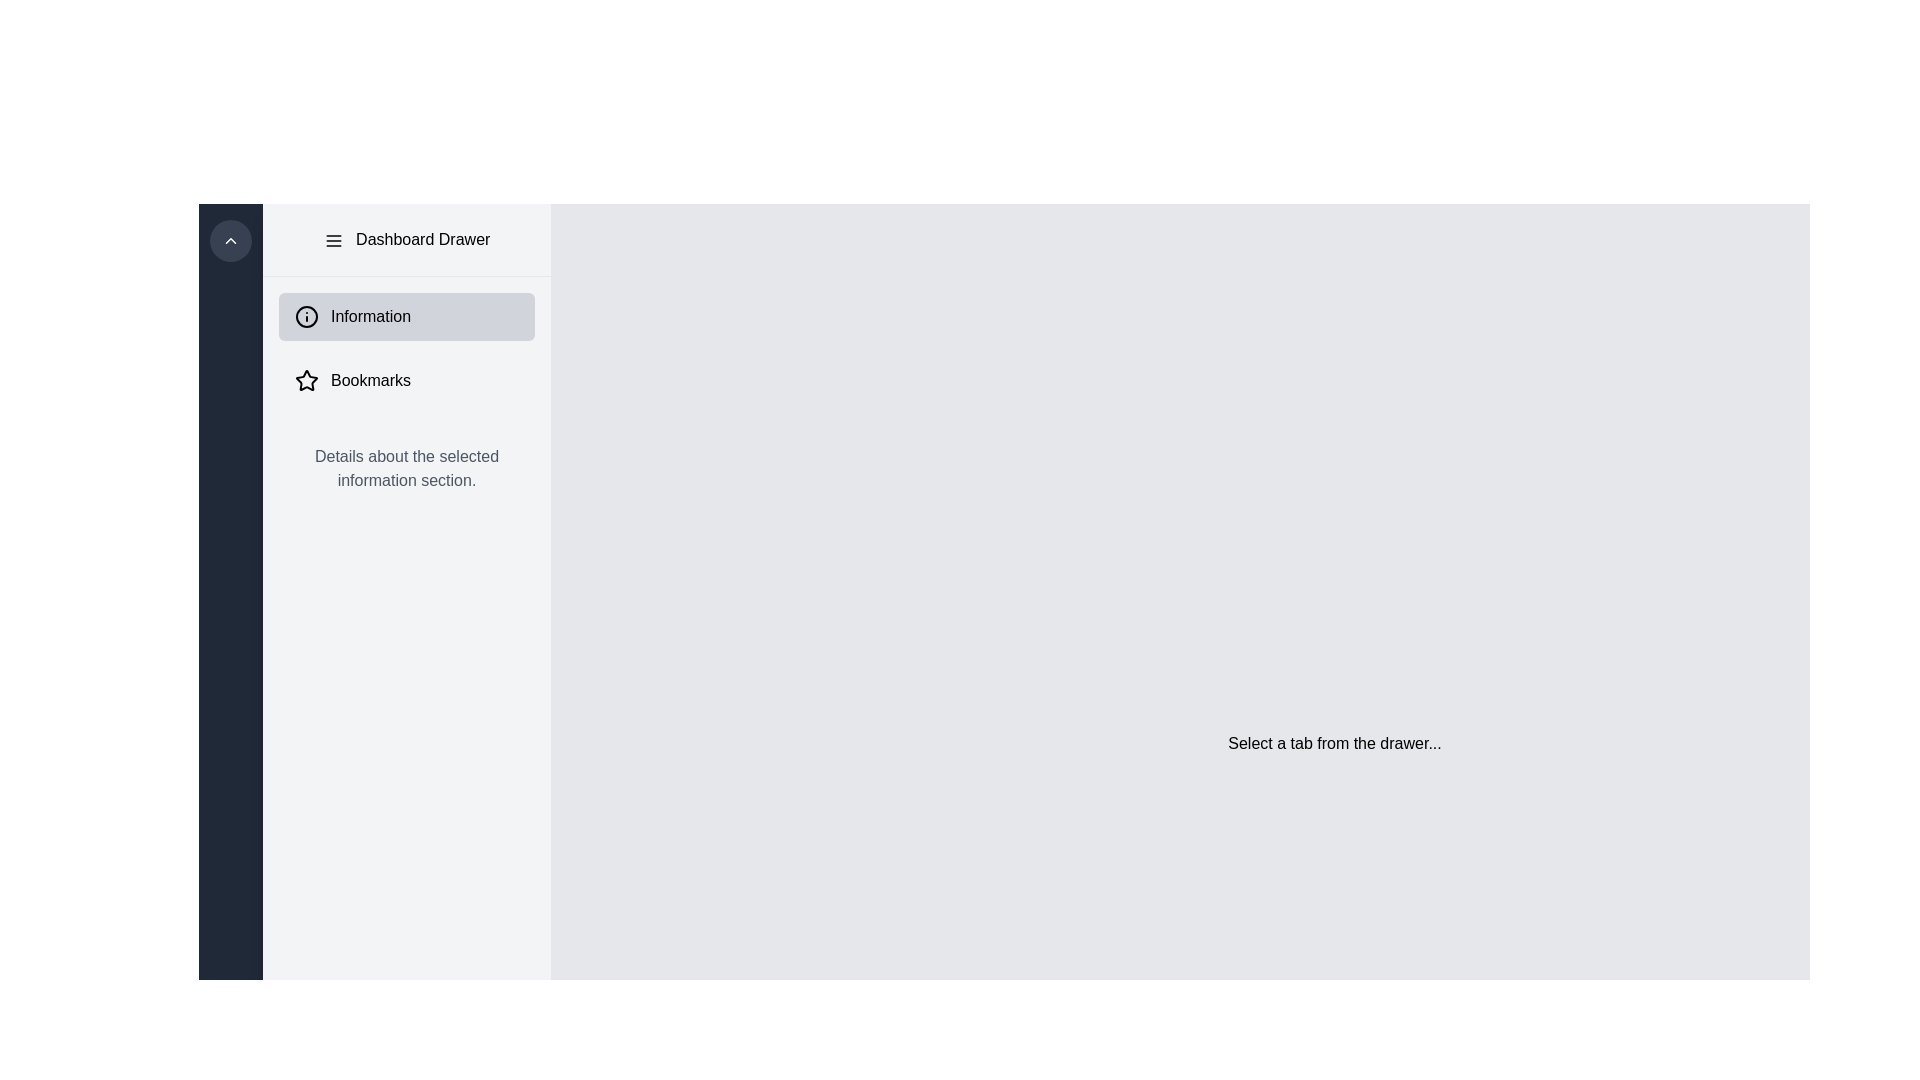 This screenshot has height=1080, width=1920. I want to click on the hamburger menu icon located in the header of the 'Dashboard Drawer' sidebar, so click(333, 239).